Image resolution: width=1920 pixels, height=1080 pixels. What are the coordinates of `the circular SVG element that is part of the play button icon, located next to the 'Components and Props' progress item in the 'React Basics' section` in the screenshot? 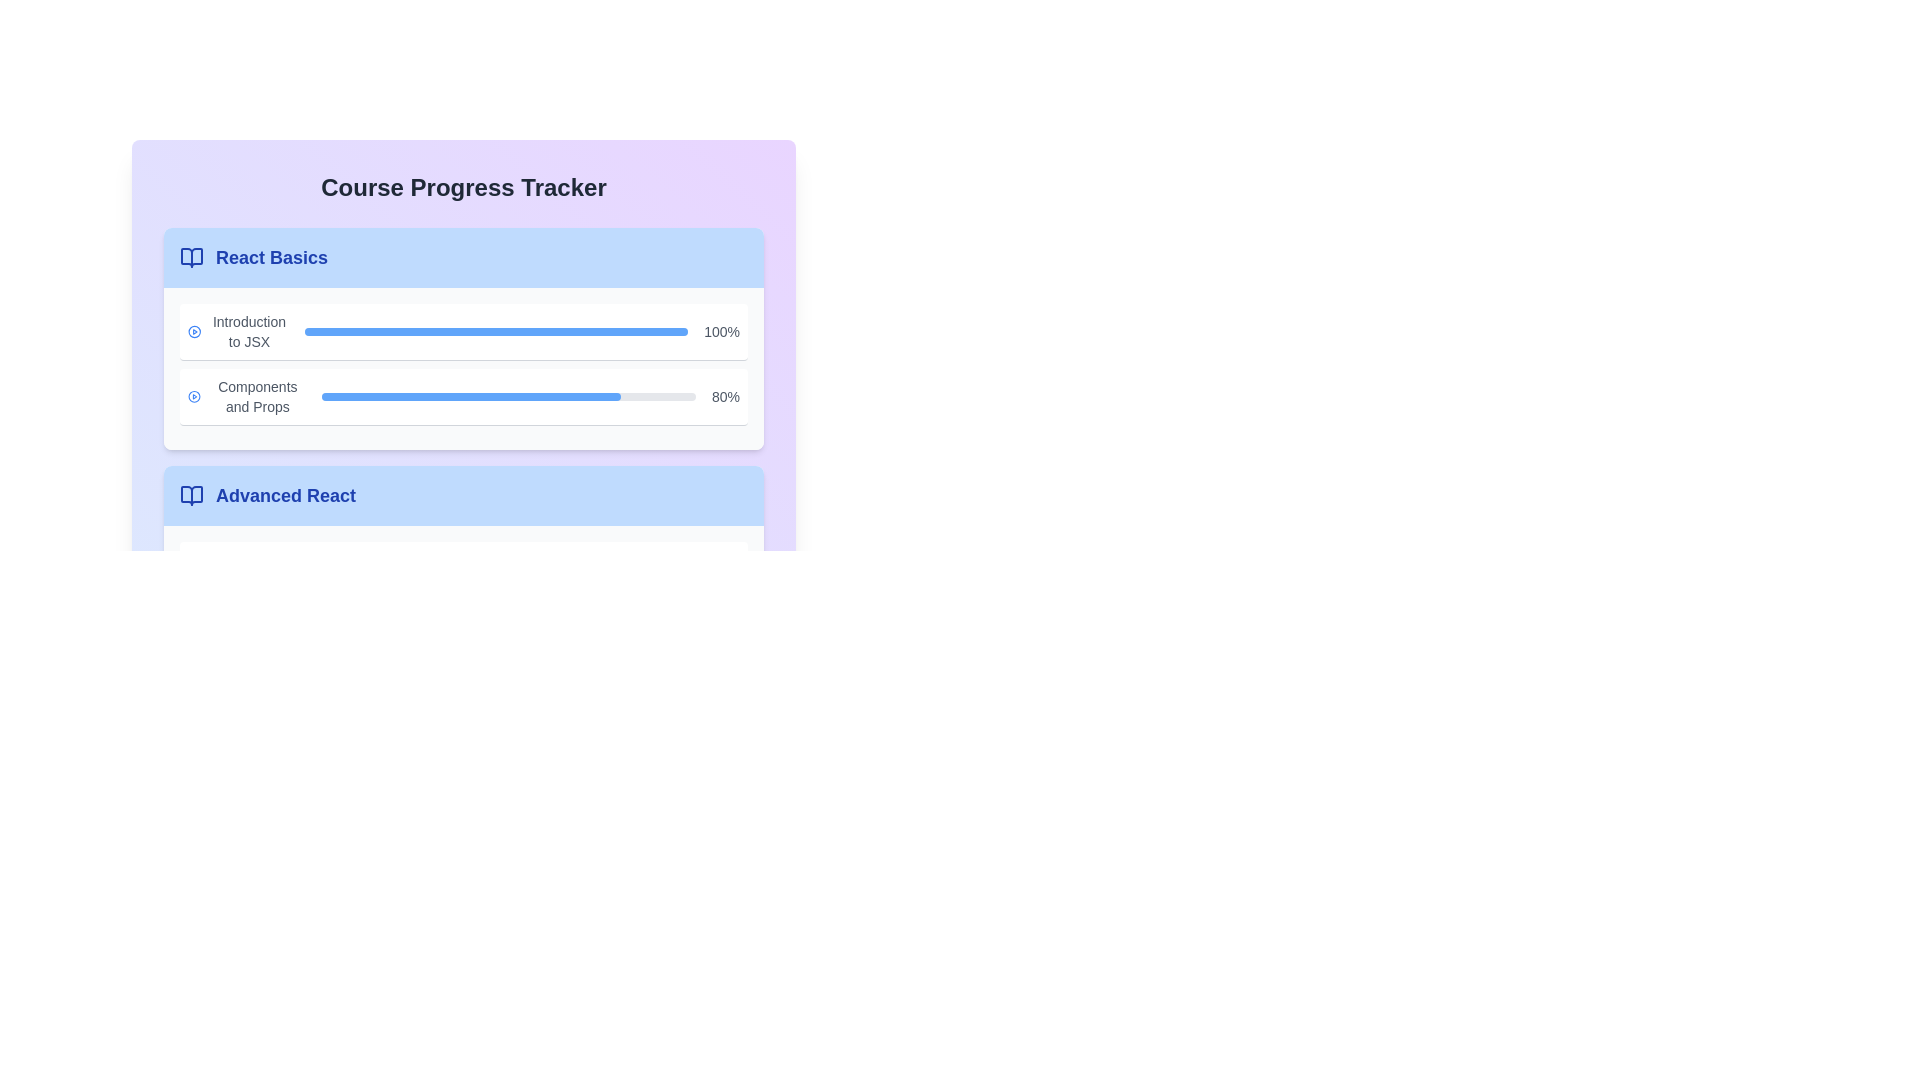 It's located at (194, 397).